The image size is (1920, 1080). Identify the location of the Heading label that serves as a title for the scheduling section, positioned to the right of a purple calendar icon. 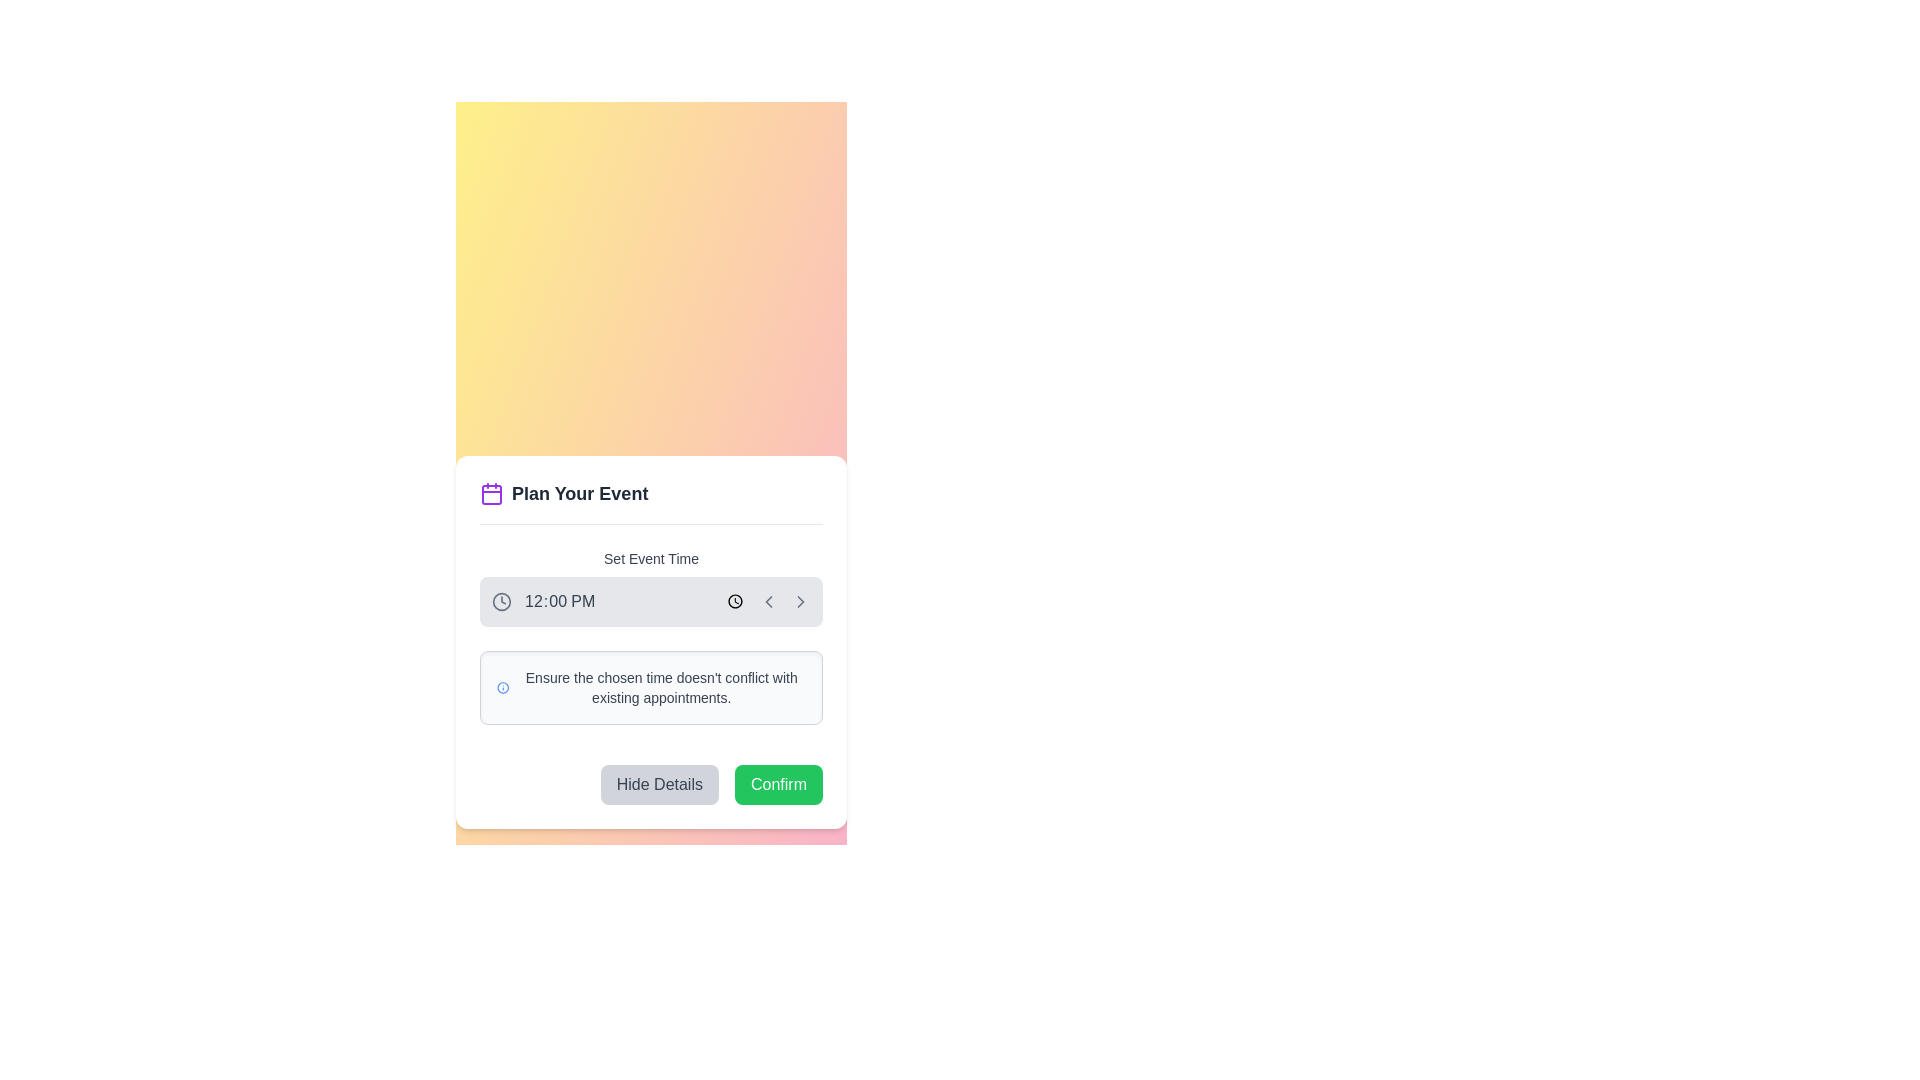
(579, 493).